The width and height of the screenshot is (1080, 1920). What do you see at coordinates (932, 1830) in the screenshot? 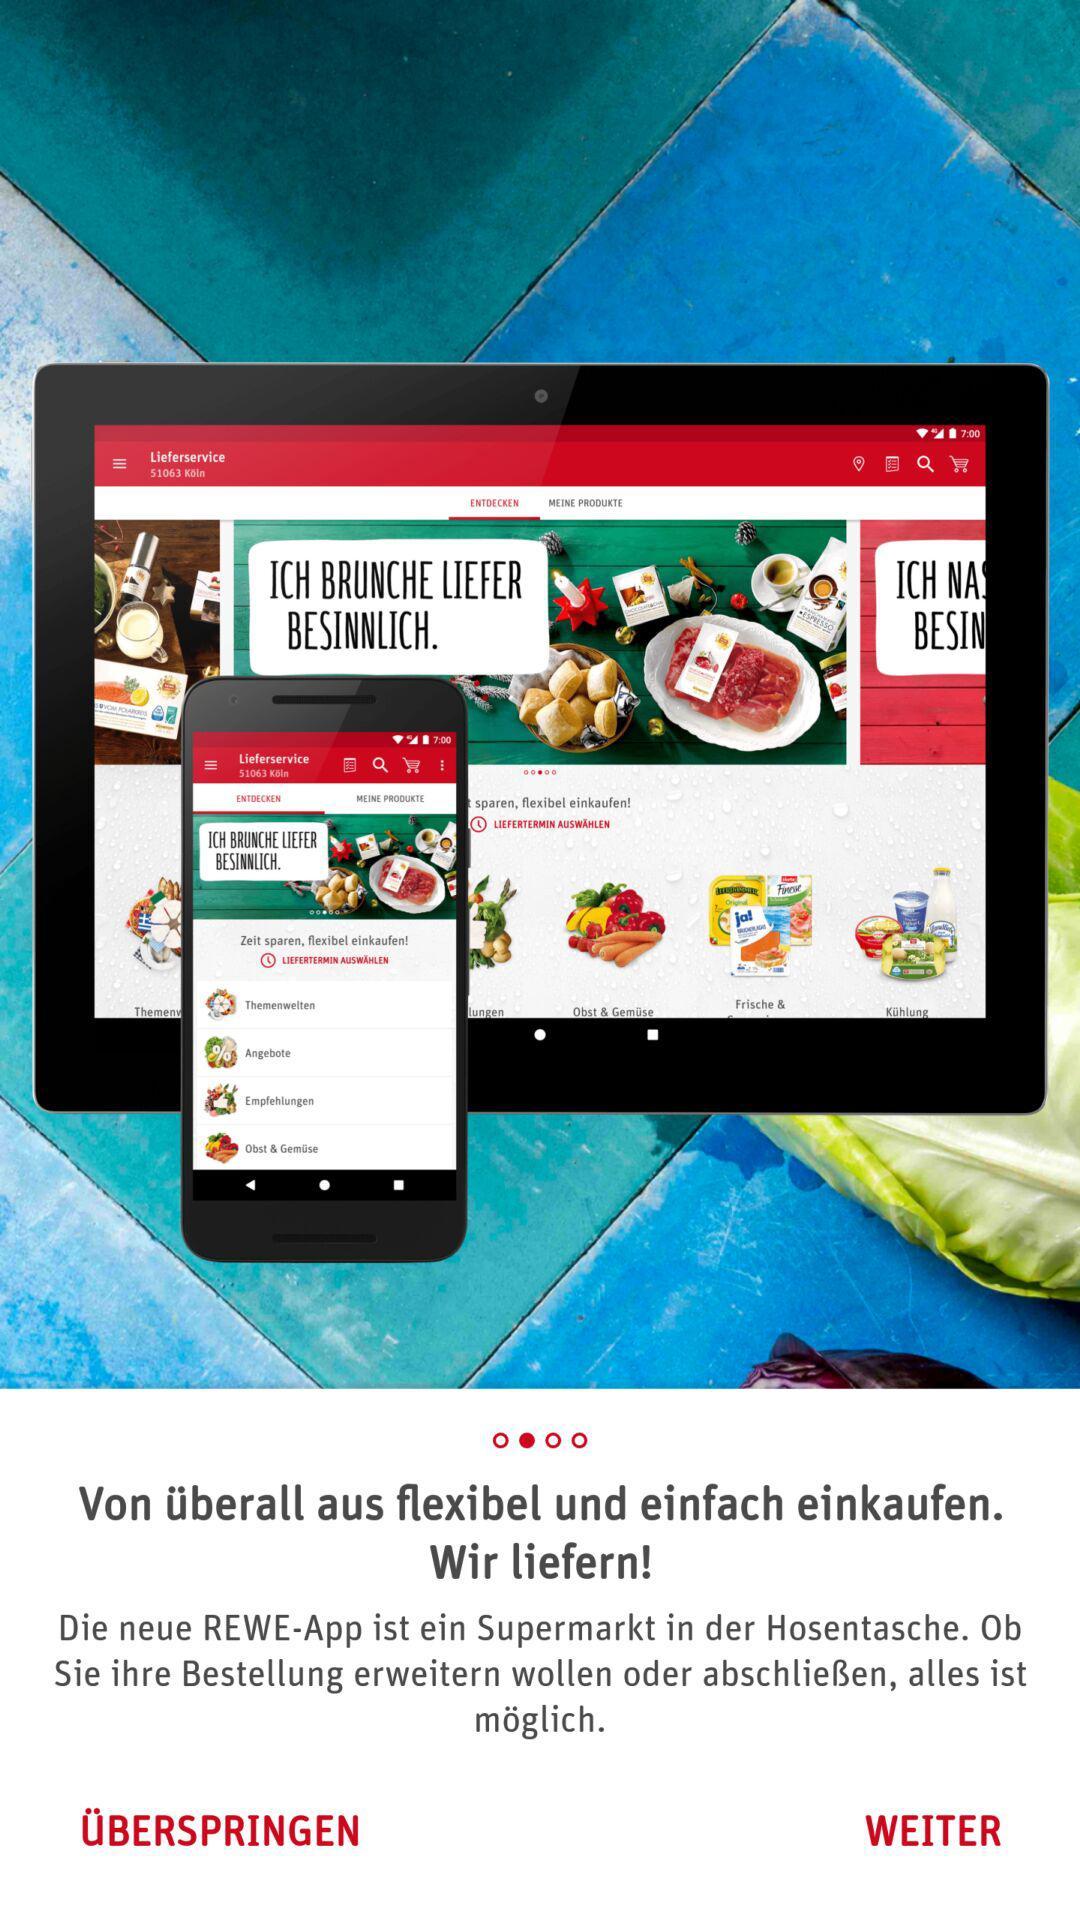
I see `weiter icon` at bounding box center [932, 1830].